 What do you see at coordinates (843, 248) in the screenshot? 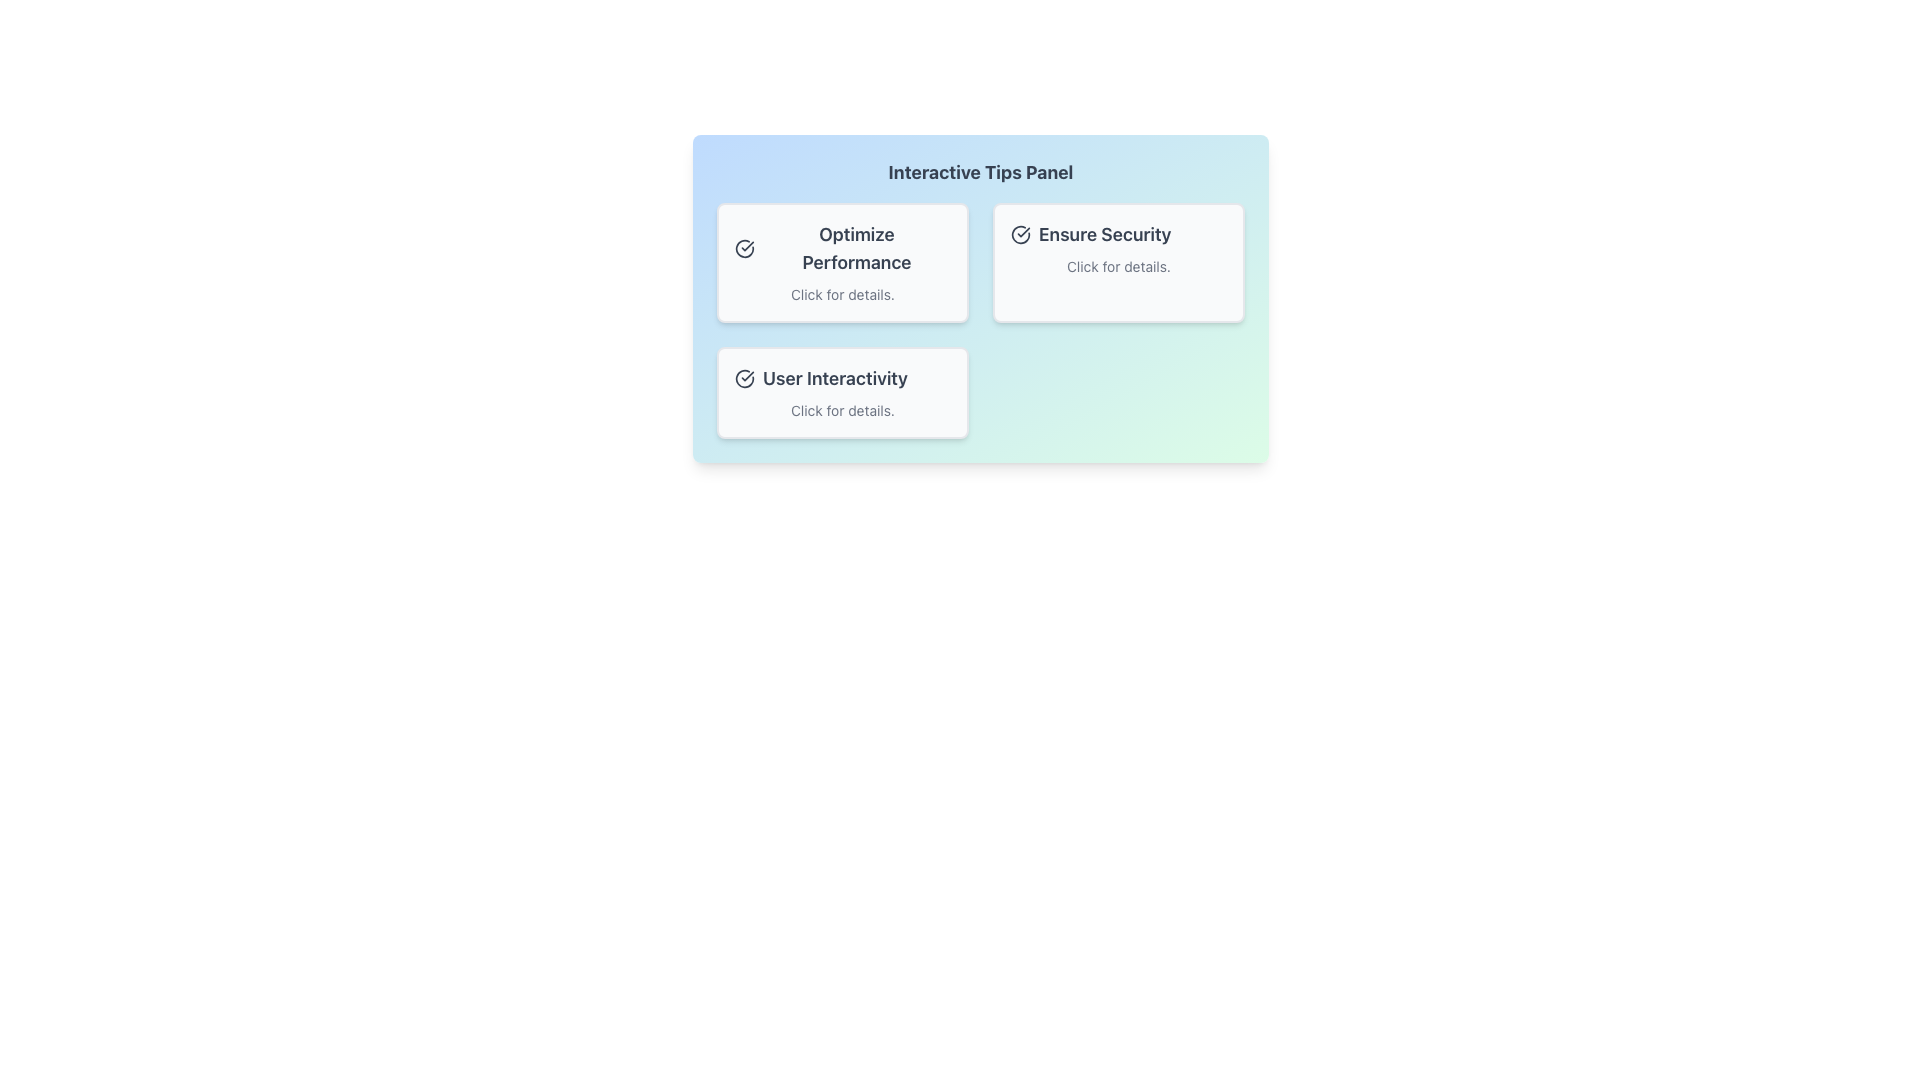
I see `the text label displaying 'Optimize Performance' which is part of a rectangular card in the top-left of a 2x2 grid layout` at bounding box center [843, 248].